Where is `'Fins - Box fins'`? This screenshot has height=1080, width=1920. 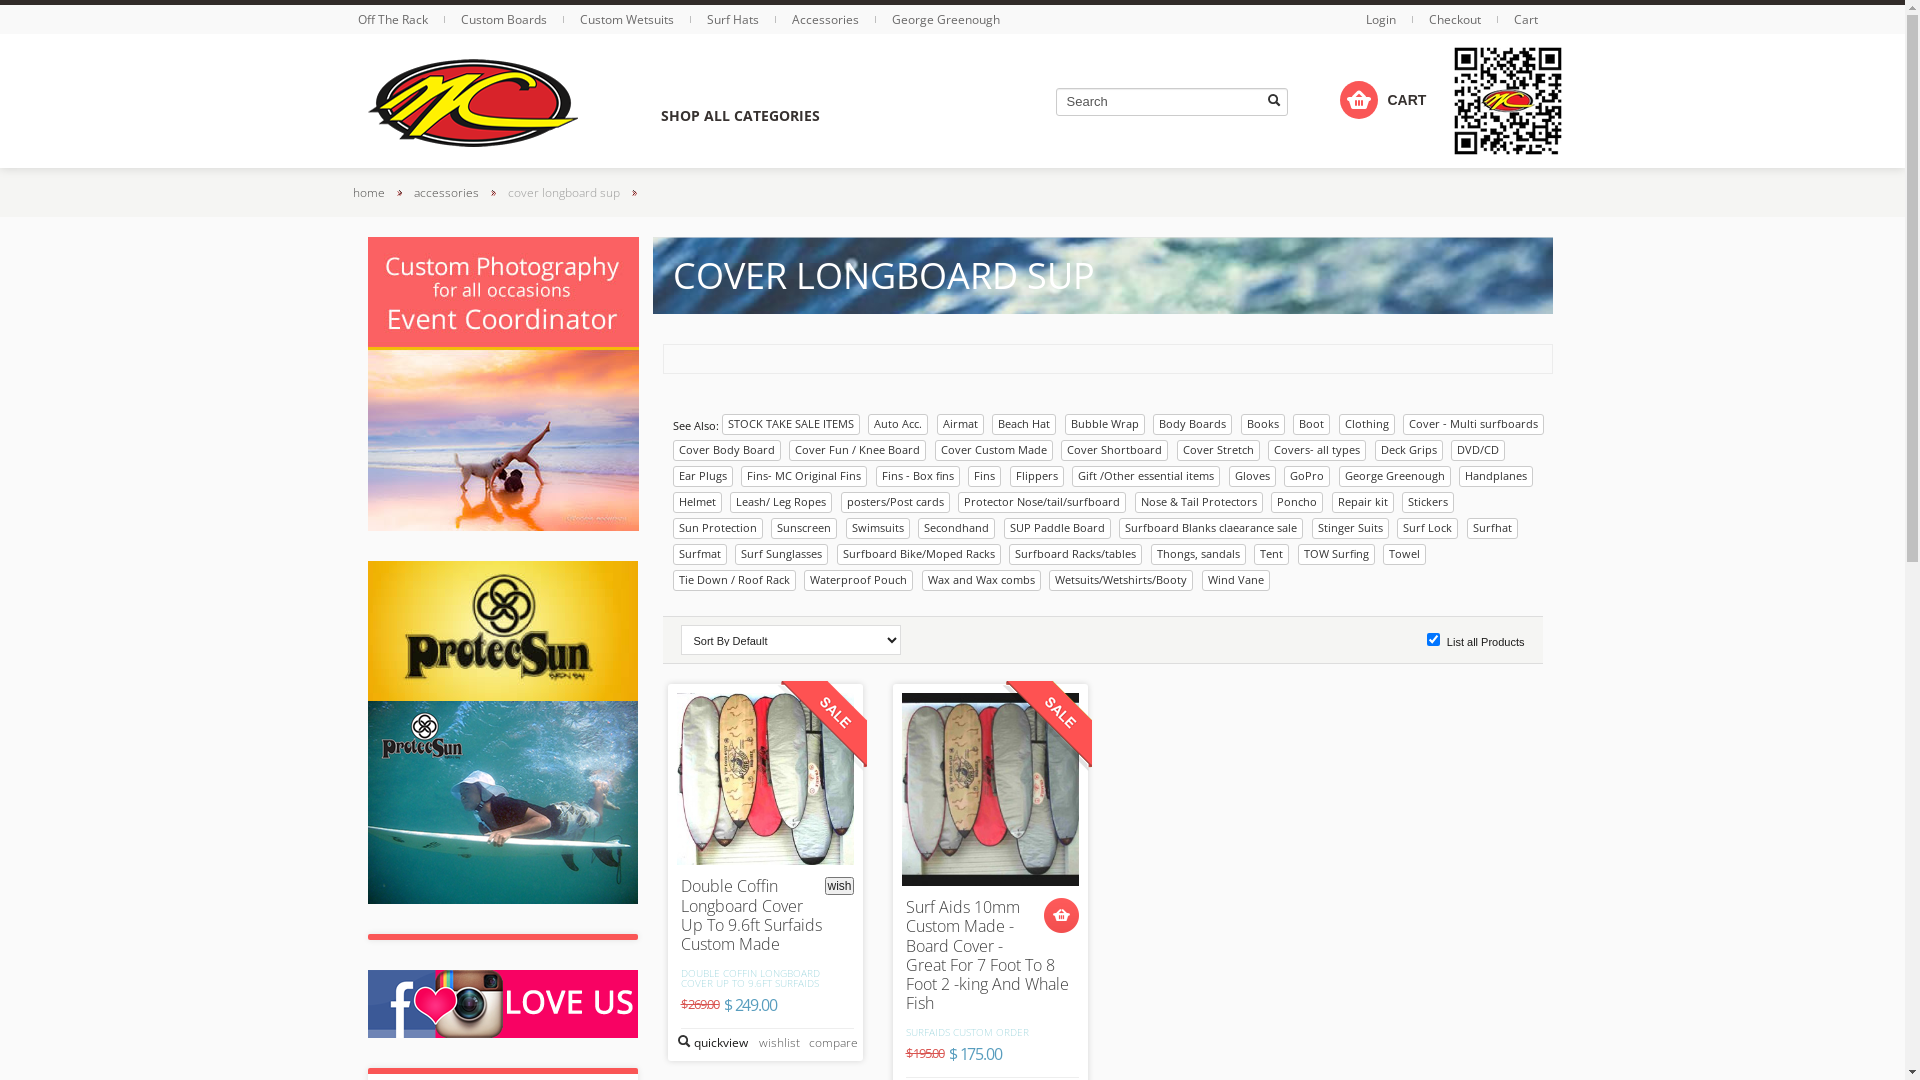
'Fins - Box fins' is located at coordinates (875, 476).